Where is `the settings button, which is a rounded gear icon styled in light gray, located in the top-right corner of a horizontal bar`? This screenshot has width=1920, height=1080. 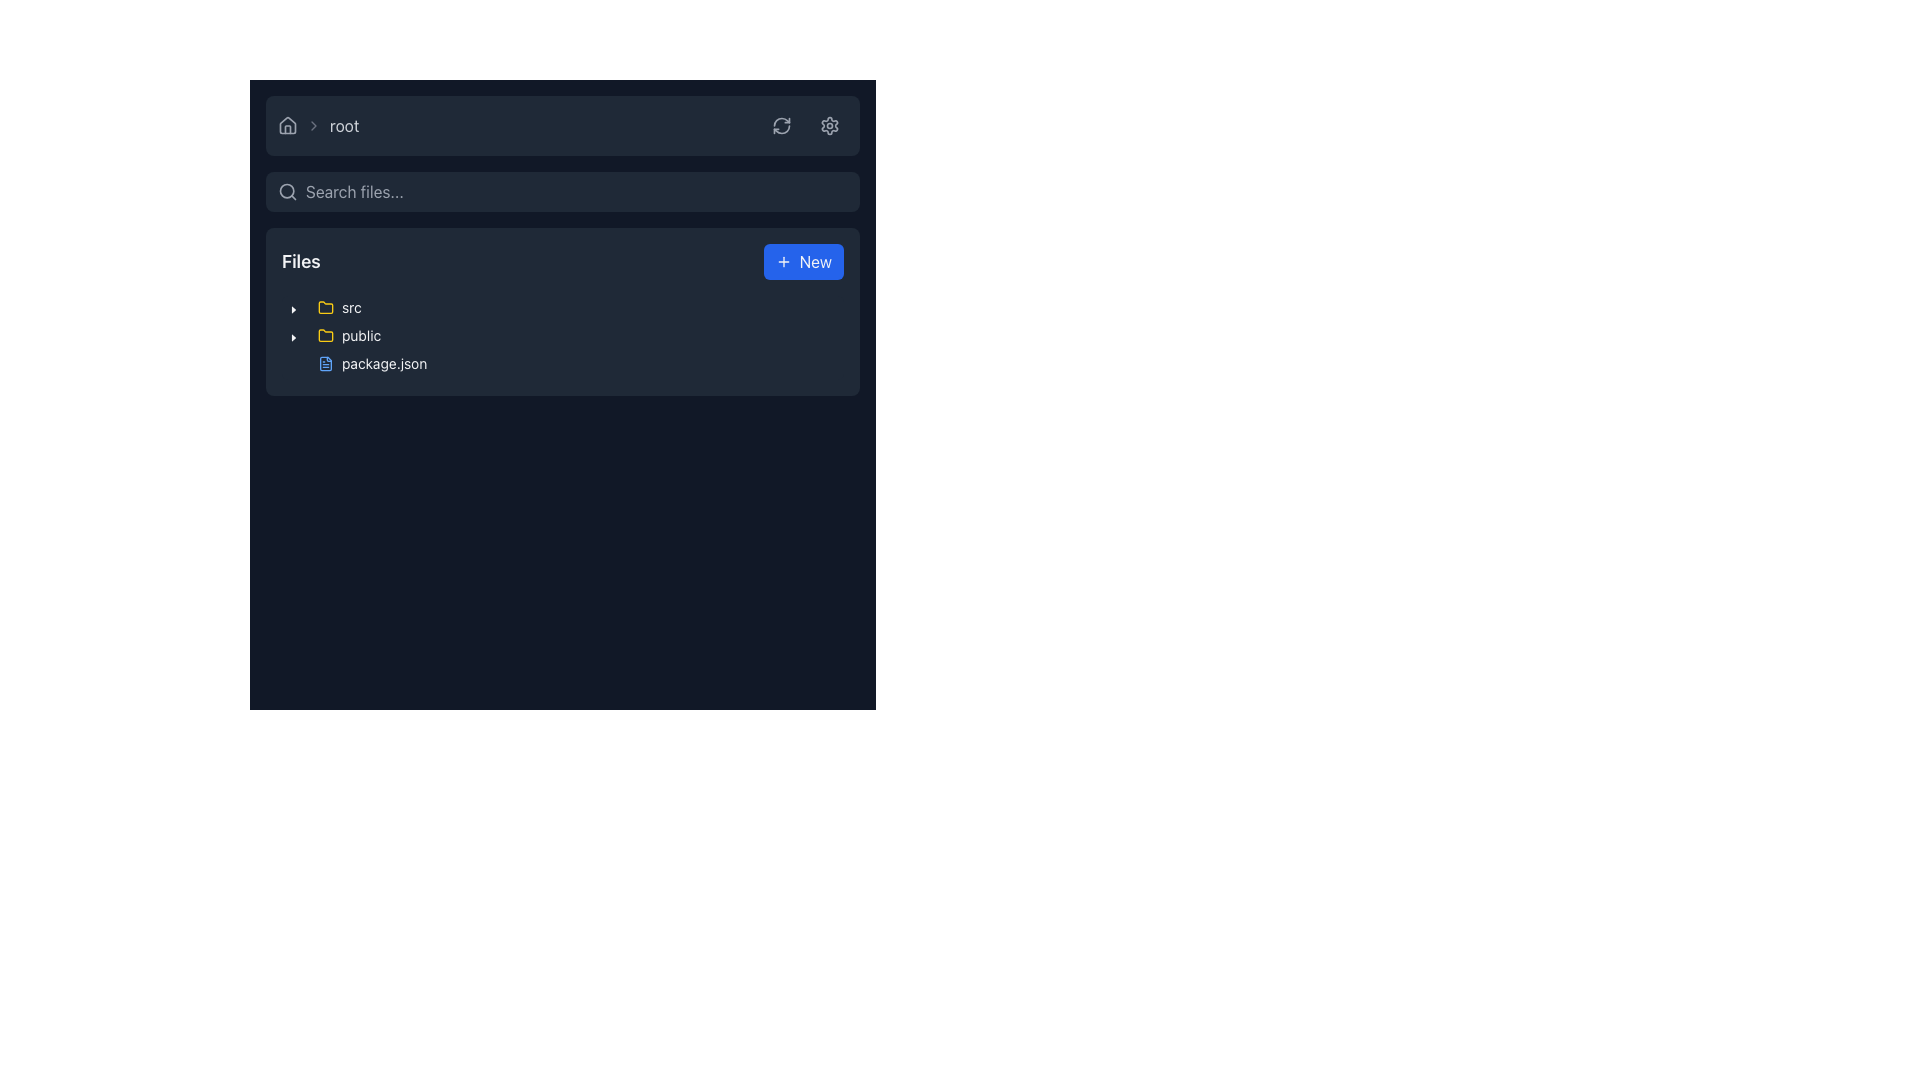 the settings button, which is a rounded gear icon styled in light gray, located in the top-right corner of a horizontal bar is located at coordinates (830, 126).